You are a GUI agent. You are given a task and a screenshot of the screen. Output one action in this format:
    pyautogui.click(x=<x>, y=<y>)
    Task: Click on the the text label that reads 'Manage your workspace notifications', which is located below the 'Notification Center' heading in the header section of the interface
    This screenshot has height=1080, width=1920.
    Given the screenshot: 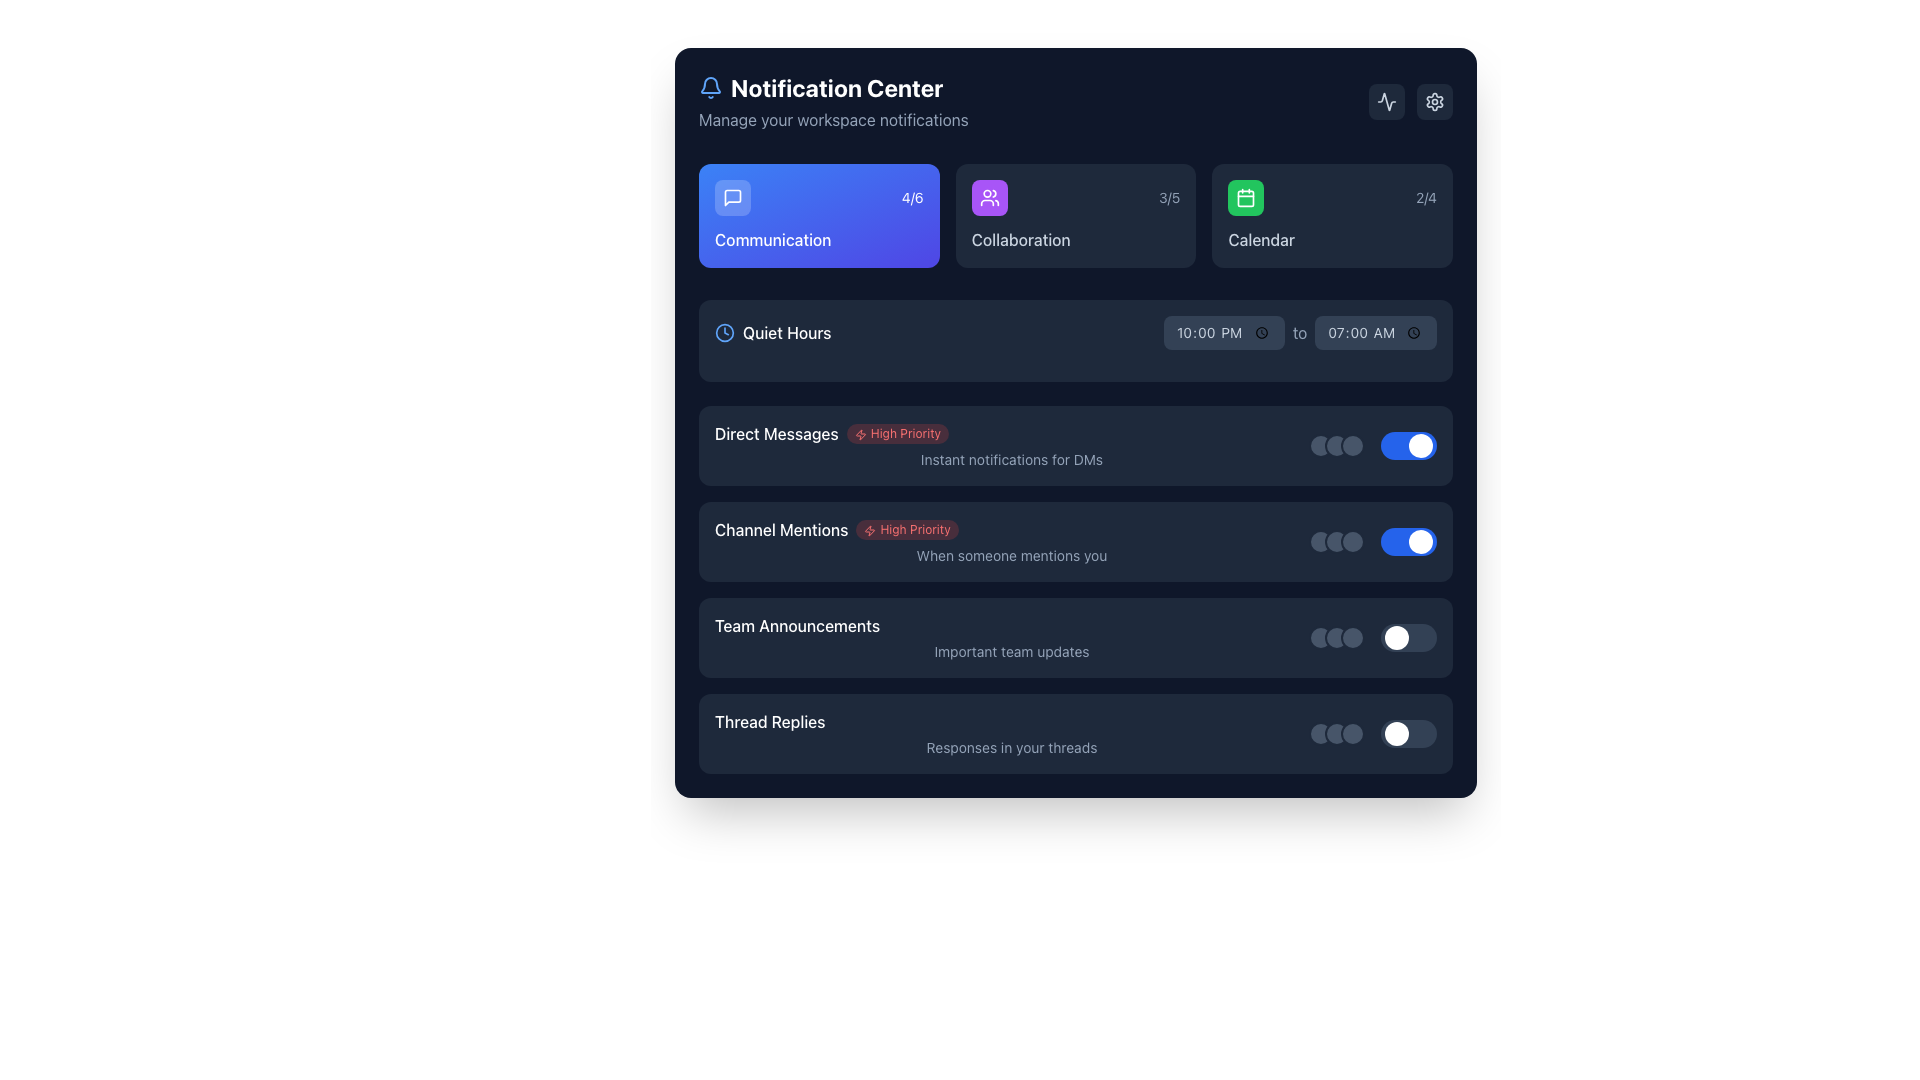 What is the action you would take?
    pyautogui.click(x=833, y=119)
    